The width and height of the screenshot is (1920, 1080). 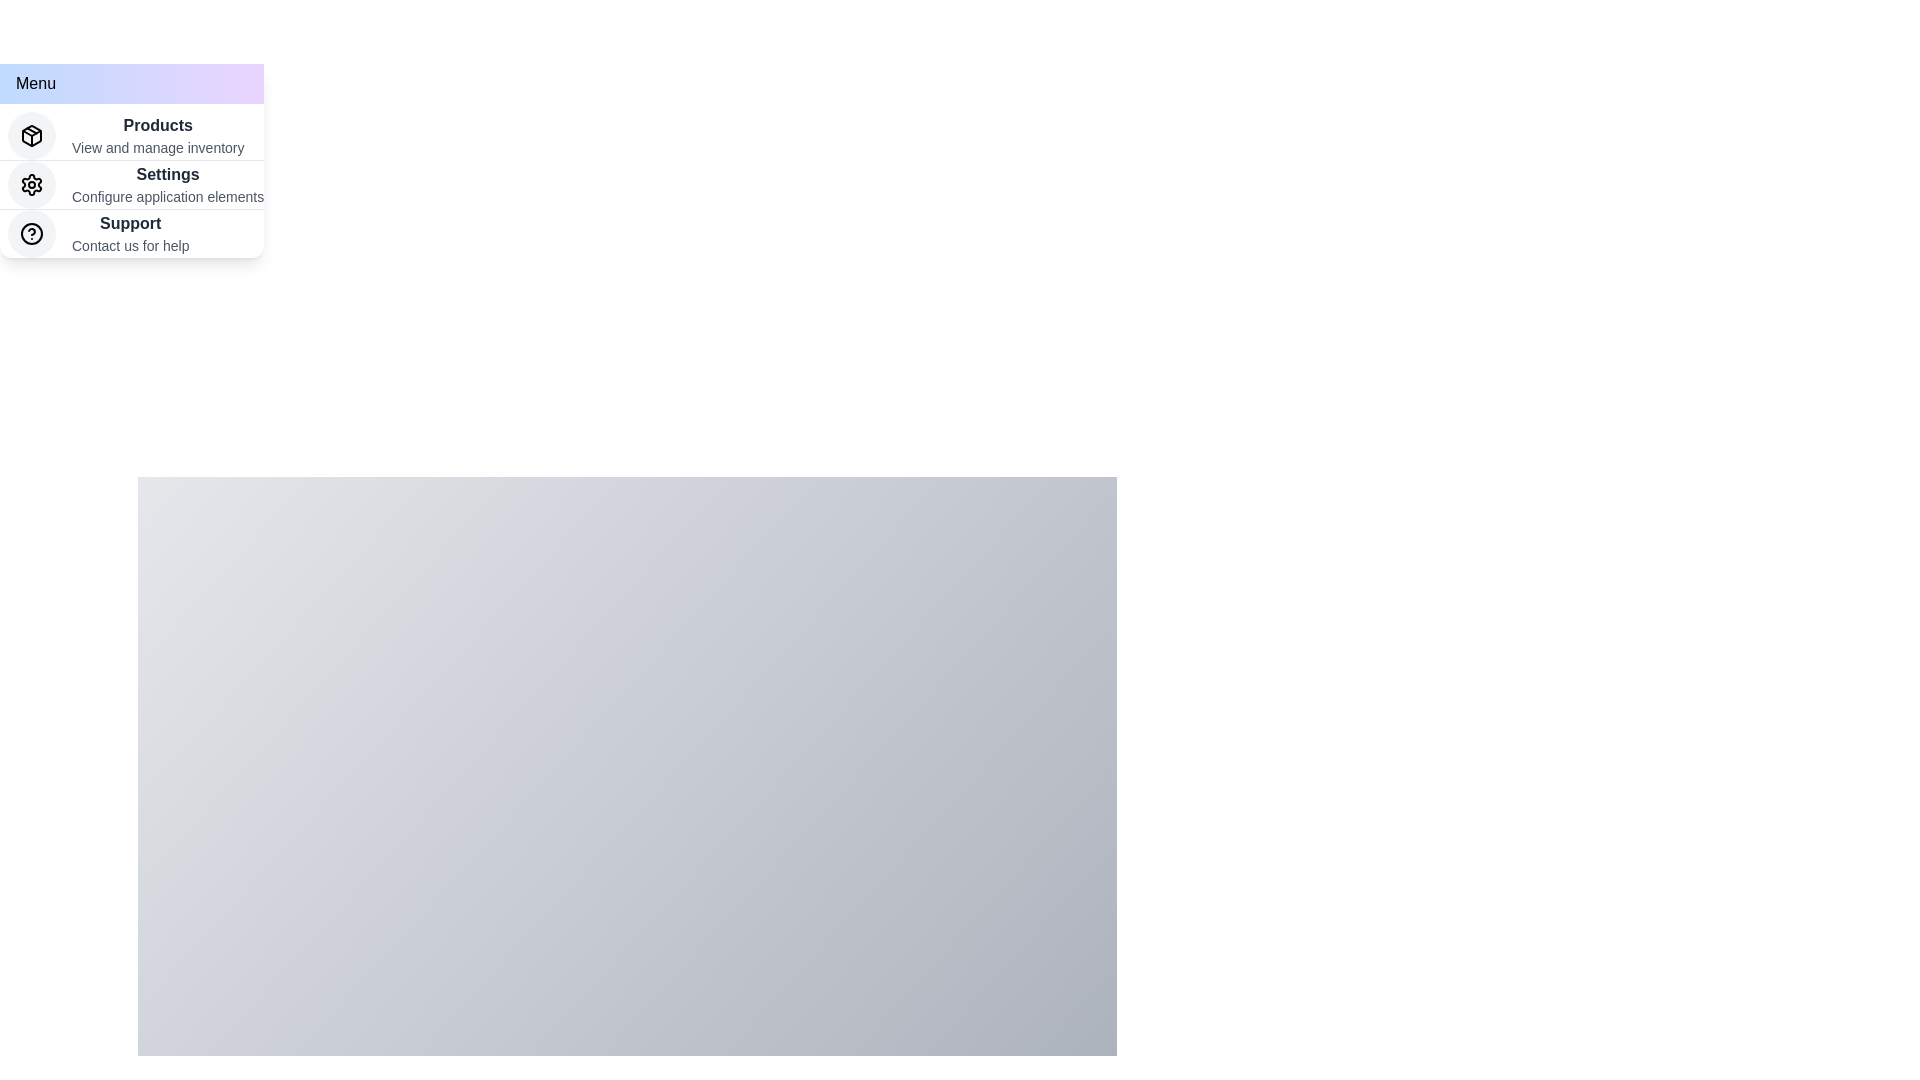 What do you see at coordinates (131, 135) in the screenshot?
I see `the menu item labeled 'Products' to highlight it` at bounding box center [131, 135].